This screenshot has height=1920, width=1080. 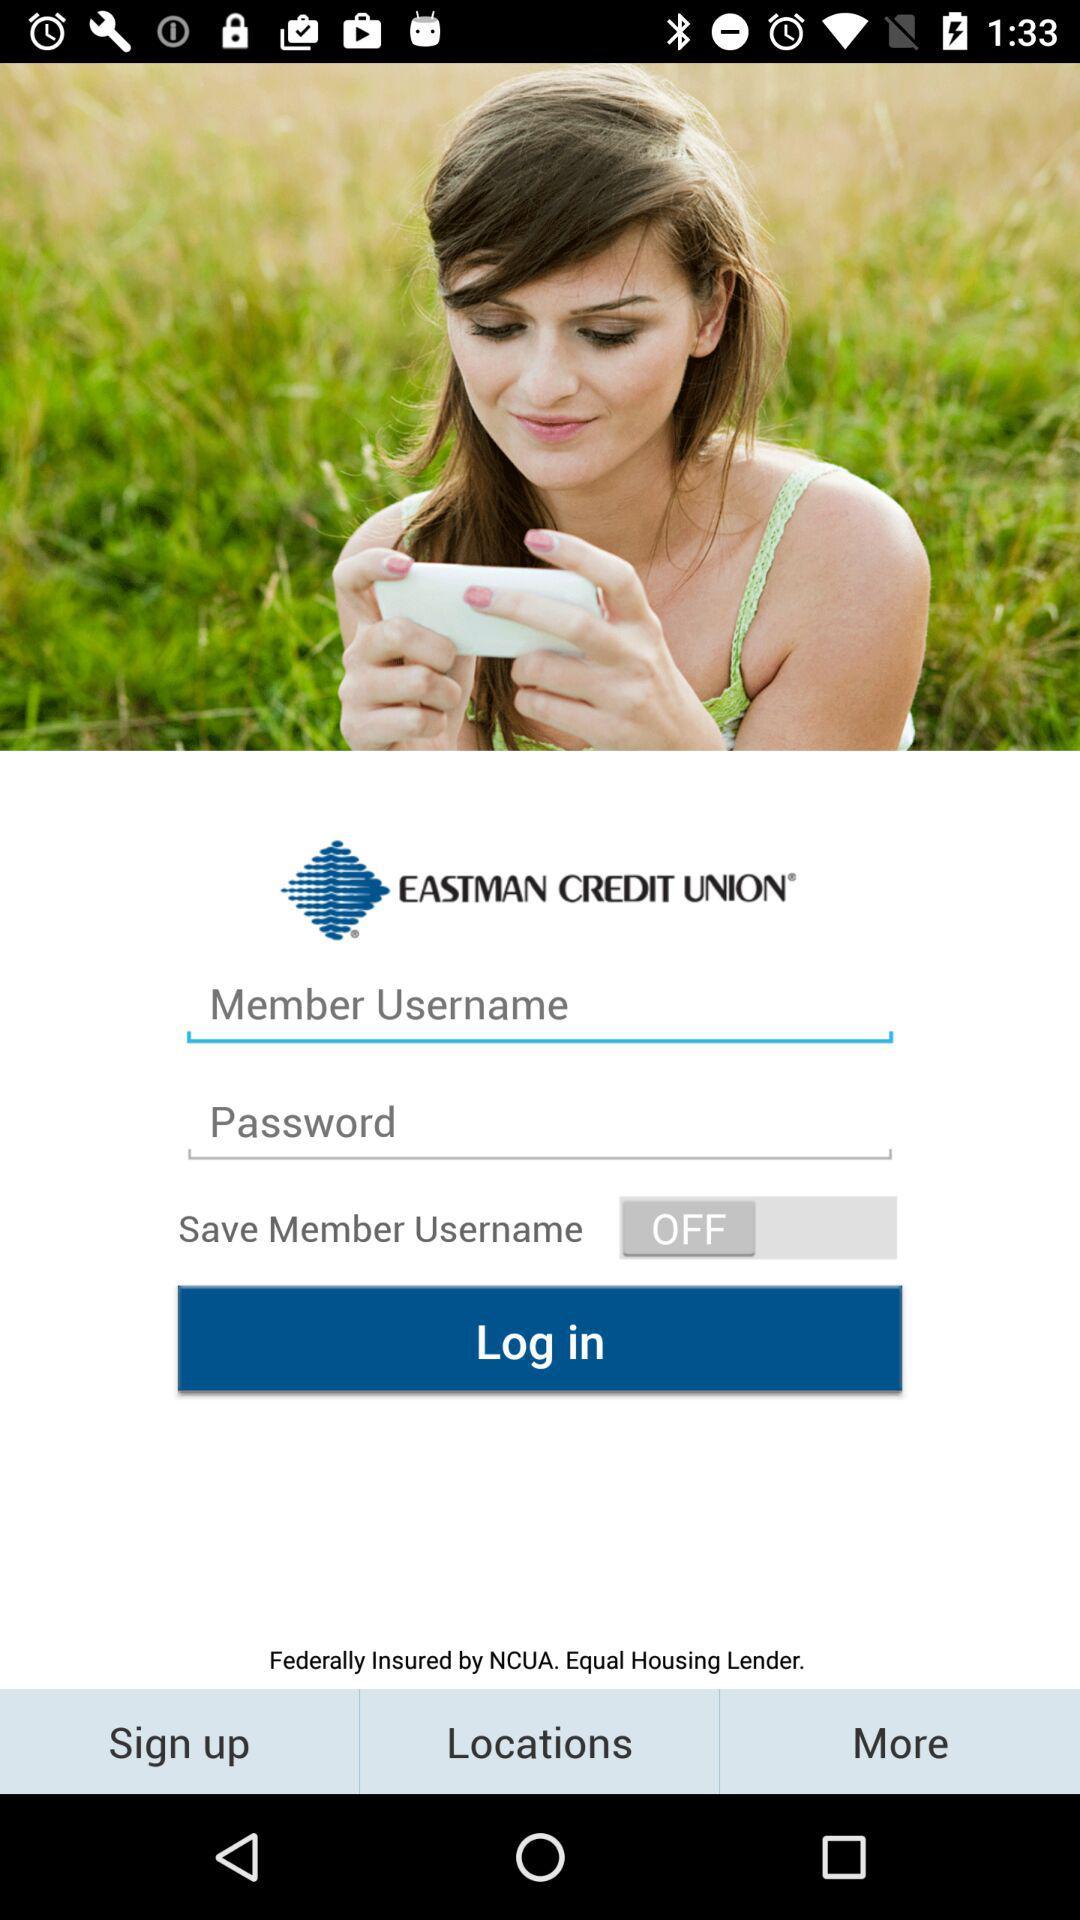 I want to click on the locations item, so click(x=538, y=1740).